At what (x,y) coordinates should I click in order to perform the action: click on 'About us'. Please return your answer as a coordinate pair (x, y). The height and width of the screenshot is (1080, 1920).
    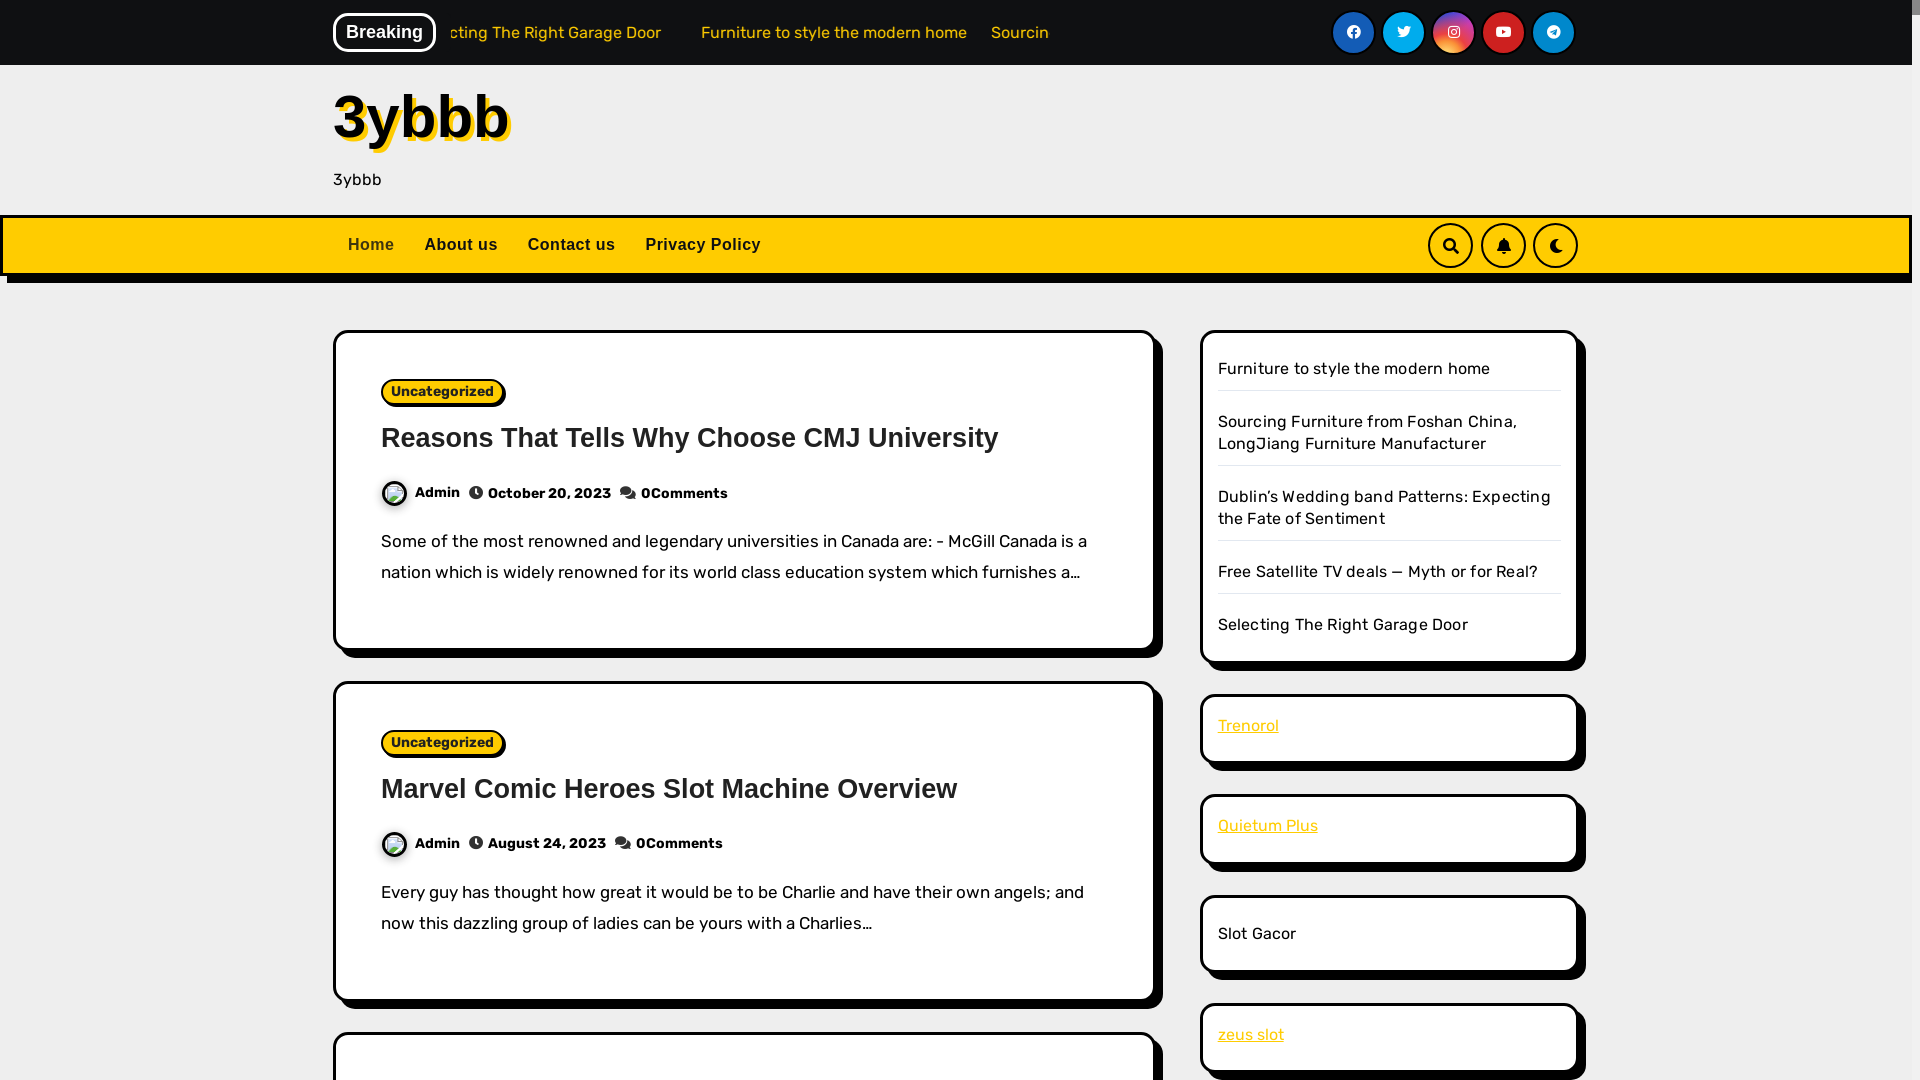
    Looking at the image, I should click on (459, 244).